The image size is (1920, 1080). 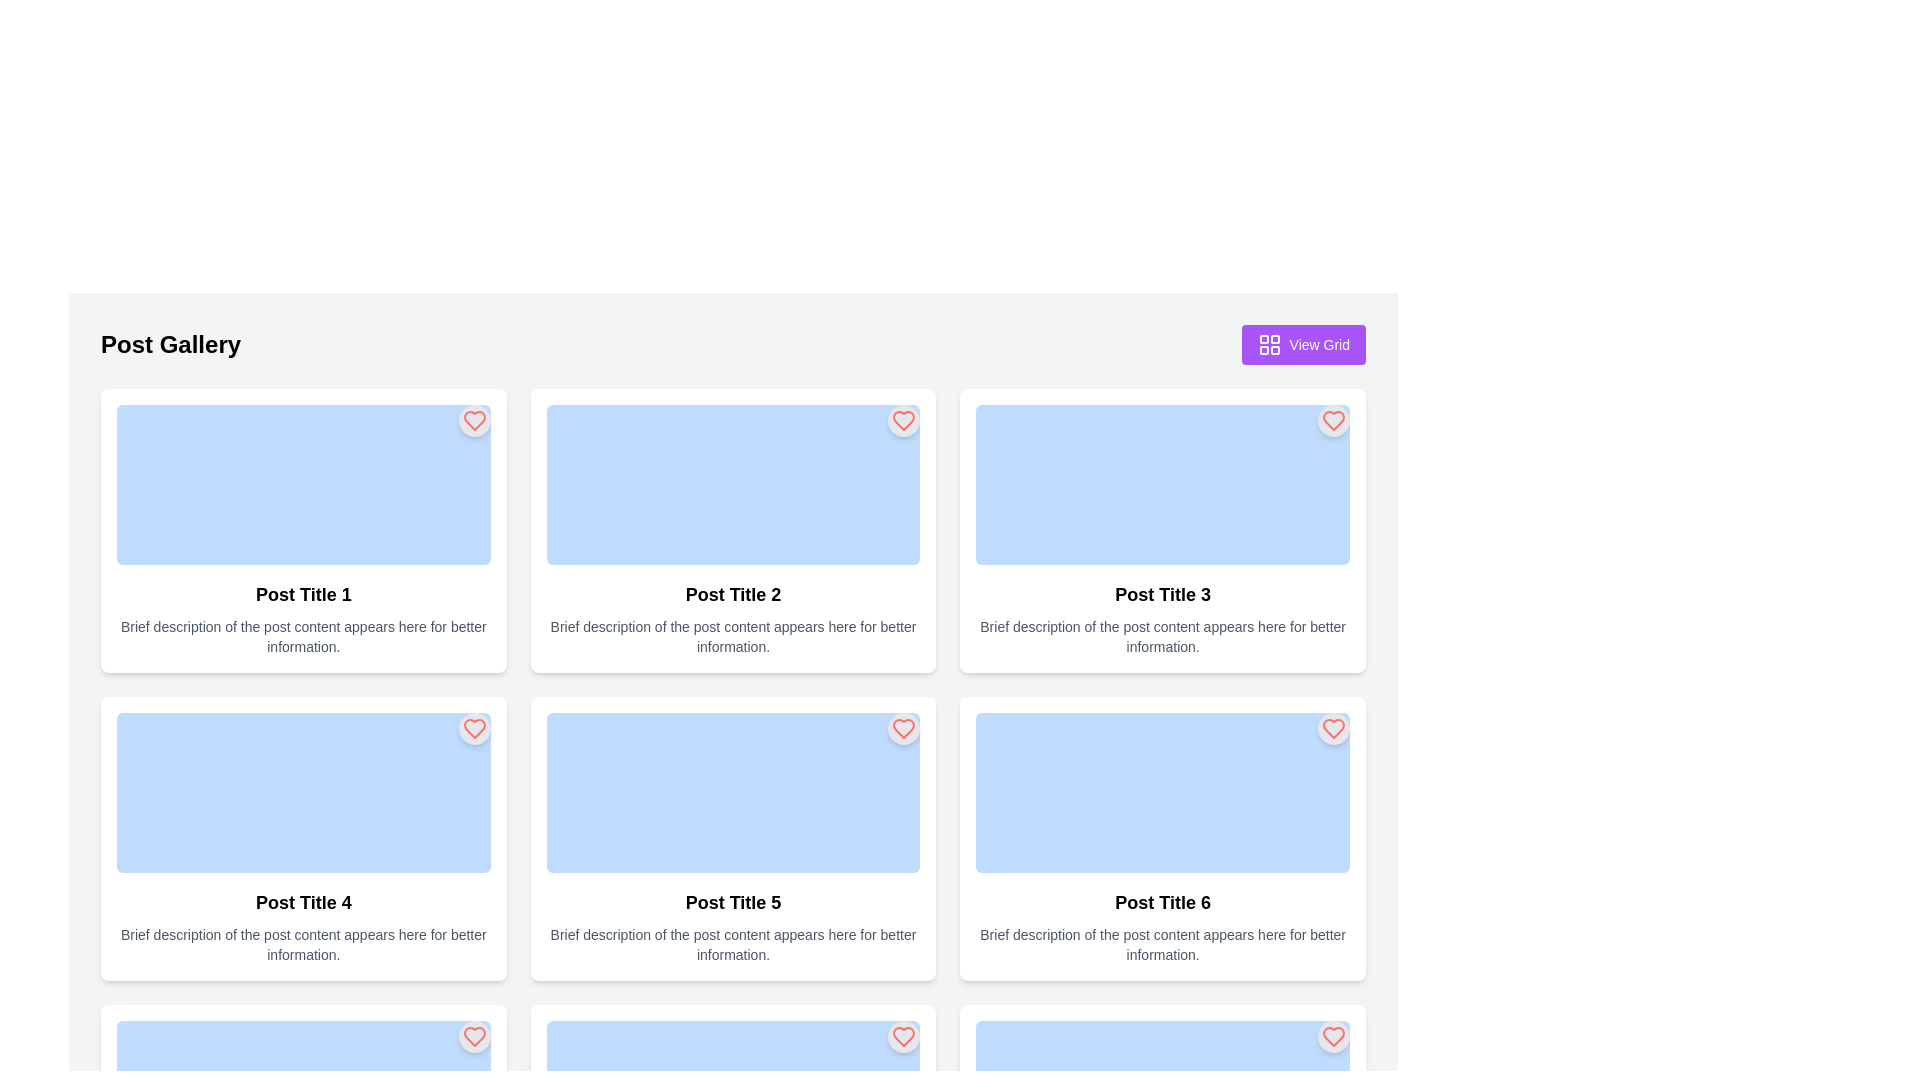 What do you see at coordinates (473, 419) in the screenshot?
I see `the heart-shaped icon button with a light red hue in the top-right corner of the first post card titled 'Post Title 1' to like the post` at bounding box center [473, 419].